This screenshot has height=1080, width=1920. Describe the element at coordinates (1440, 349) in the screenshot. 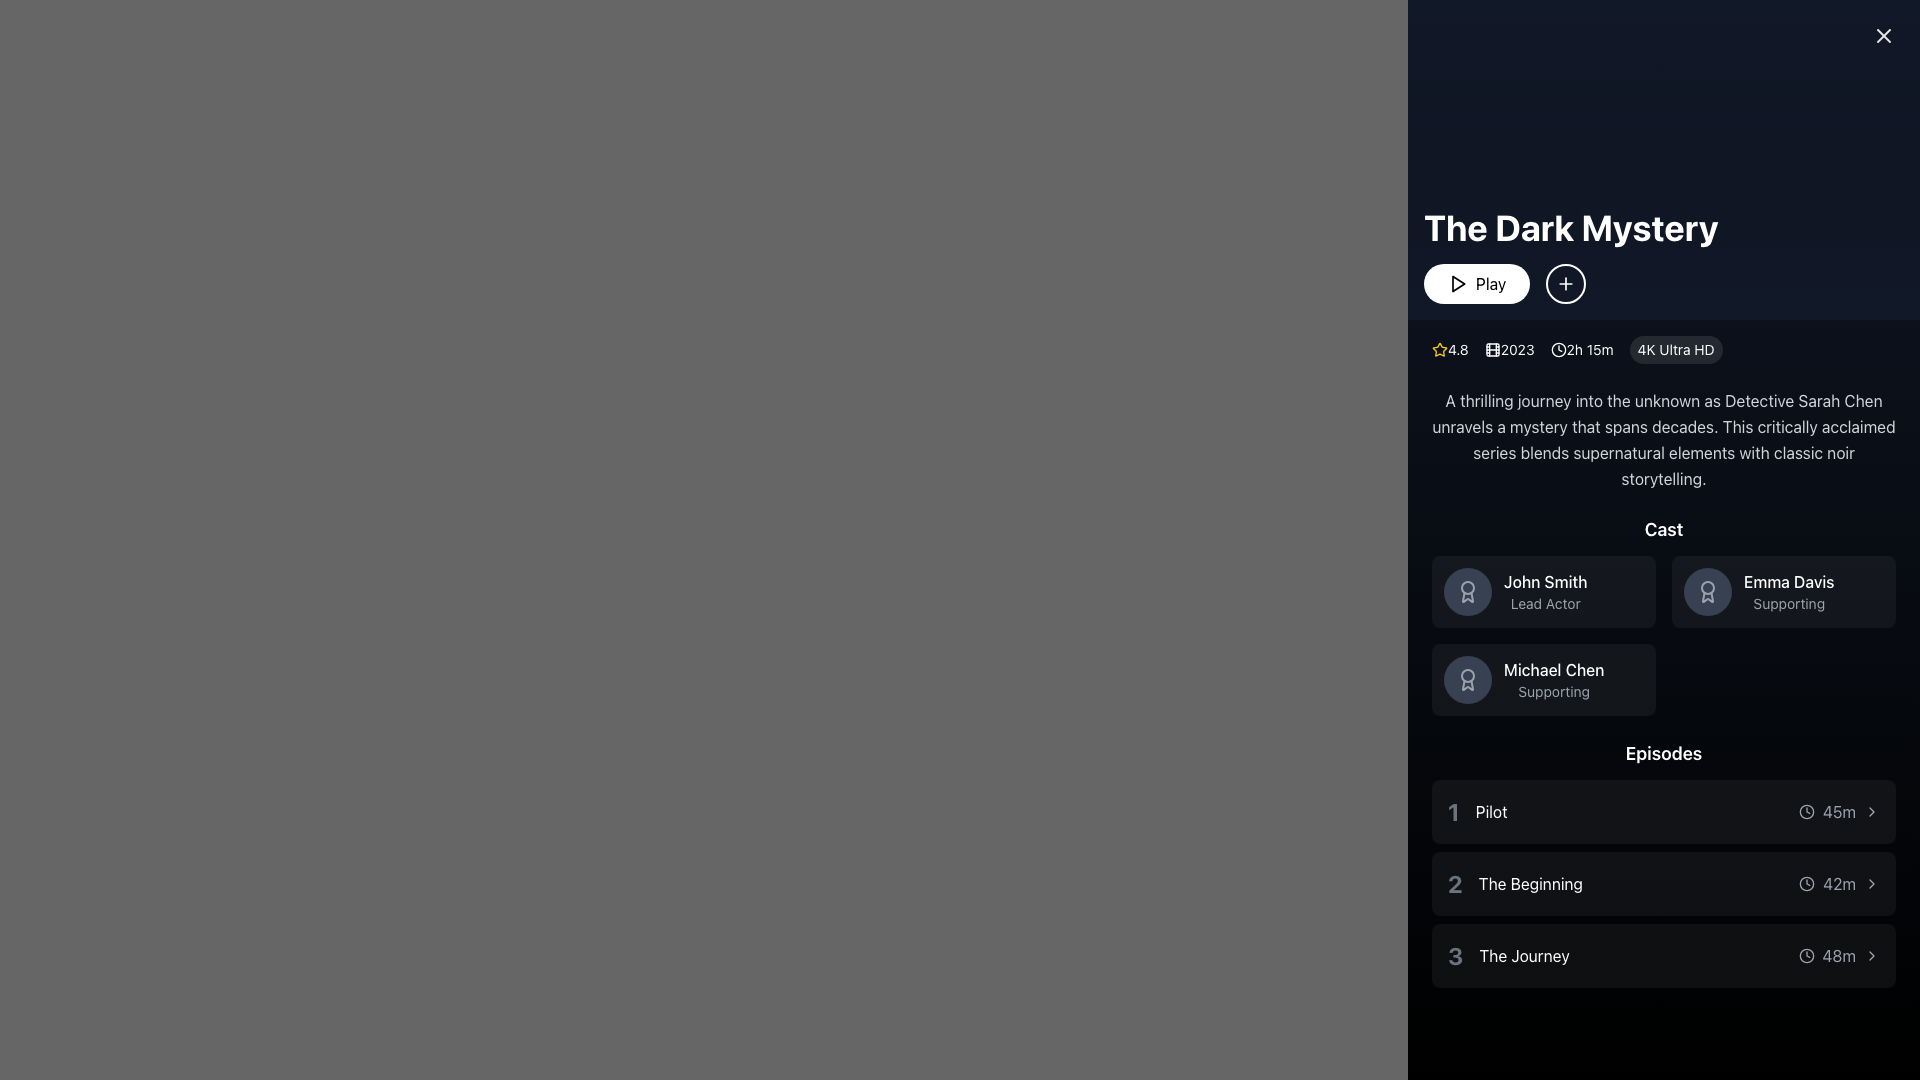

I see `the star-shaped icon with a yellow outline, located to the left of the numeric text '4.8' in the right column of the interface` at that location.